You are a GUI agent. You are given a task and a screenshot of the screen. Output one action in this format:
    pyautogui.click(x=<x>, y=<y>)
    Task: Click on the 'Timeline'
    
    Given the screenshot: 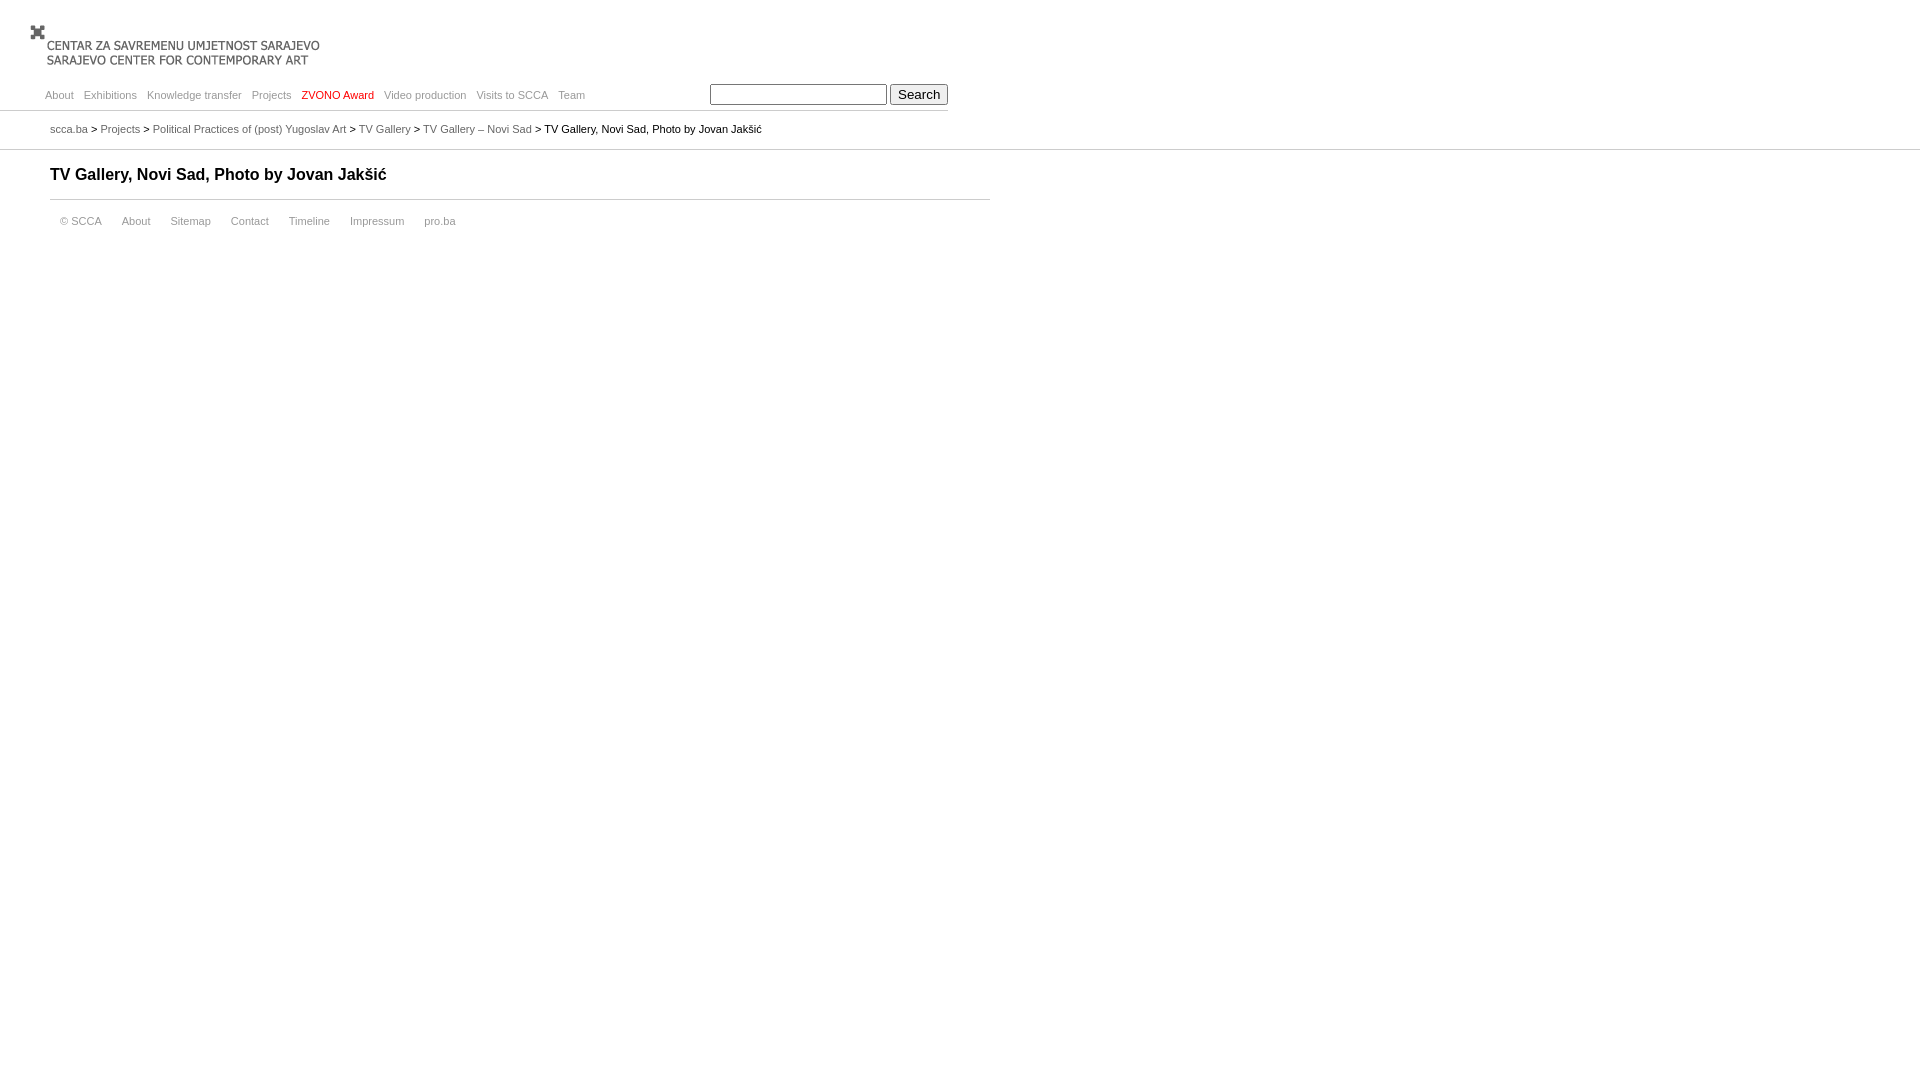 What is the action you would take?
    pyautogui.click(x=277, y=220)
    